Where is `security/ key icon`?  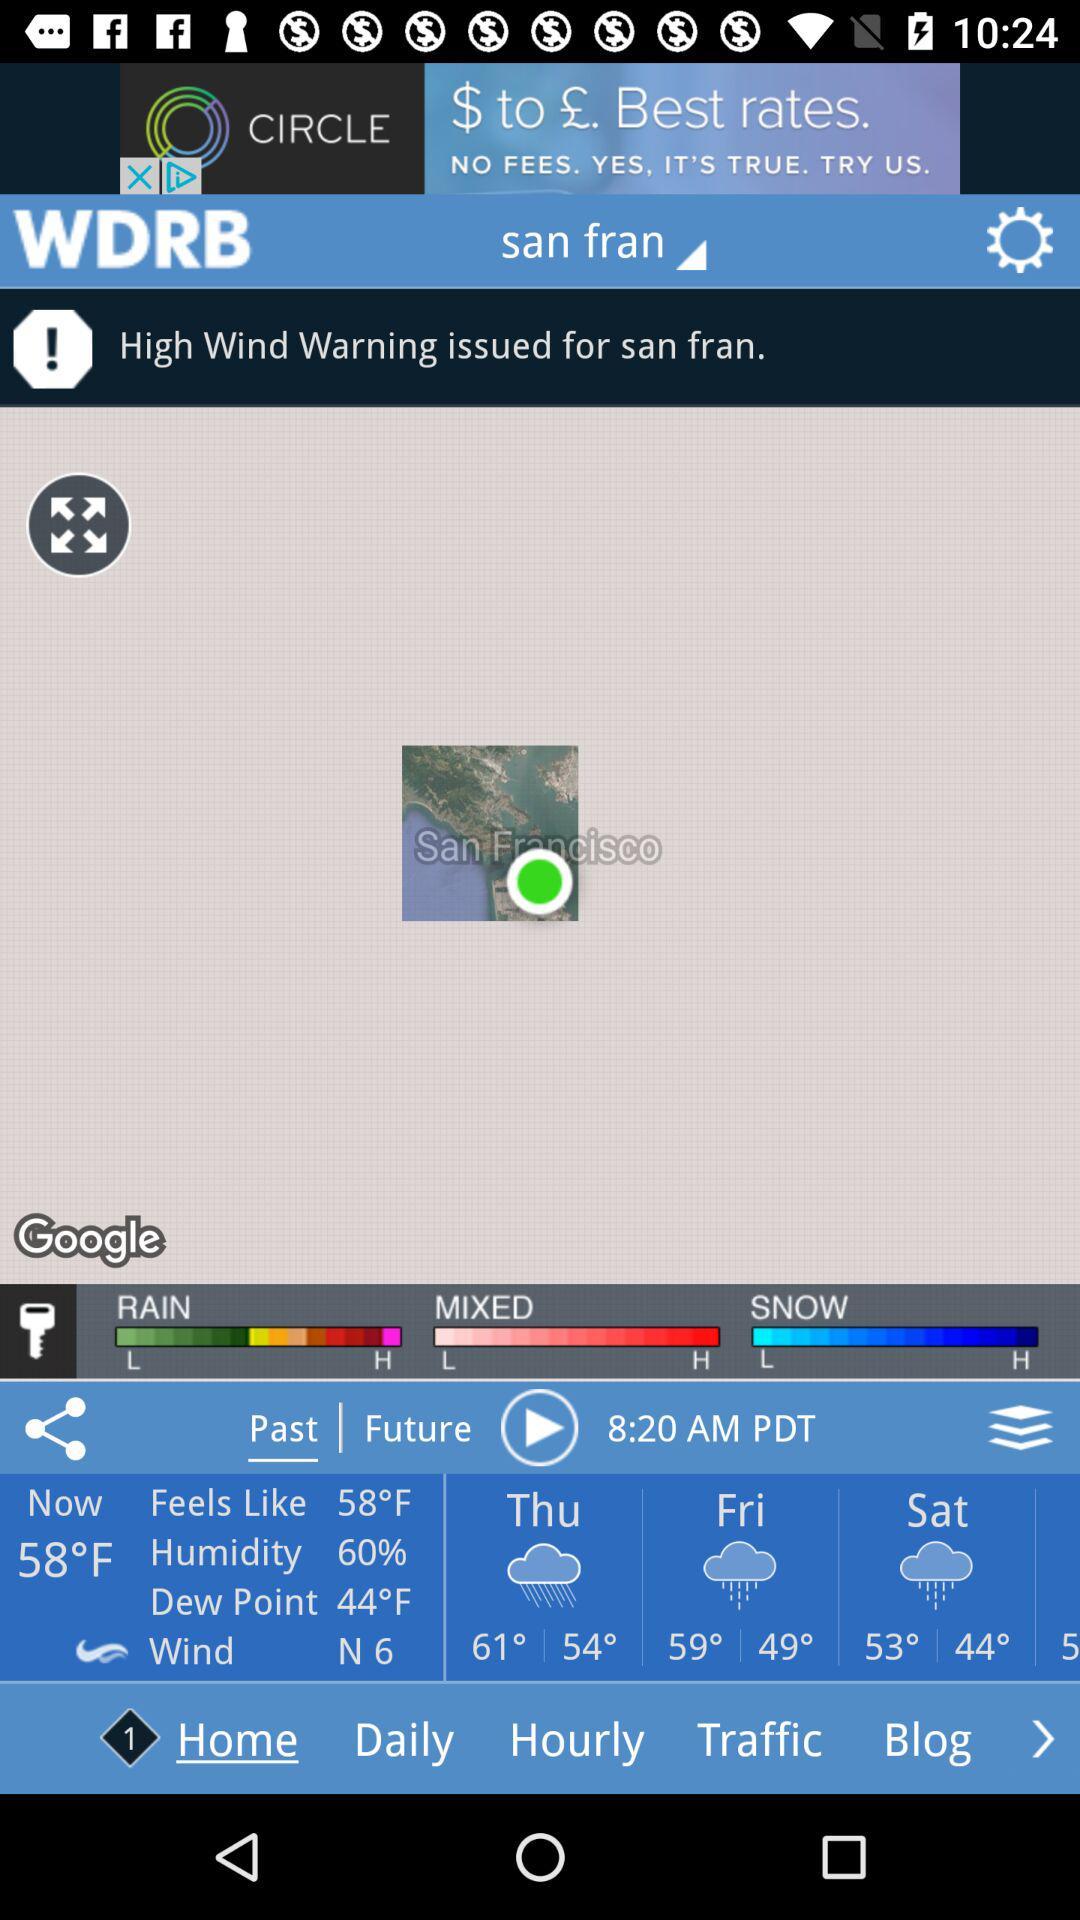
security/ key icon is located at coordinates (38, 1331).